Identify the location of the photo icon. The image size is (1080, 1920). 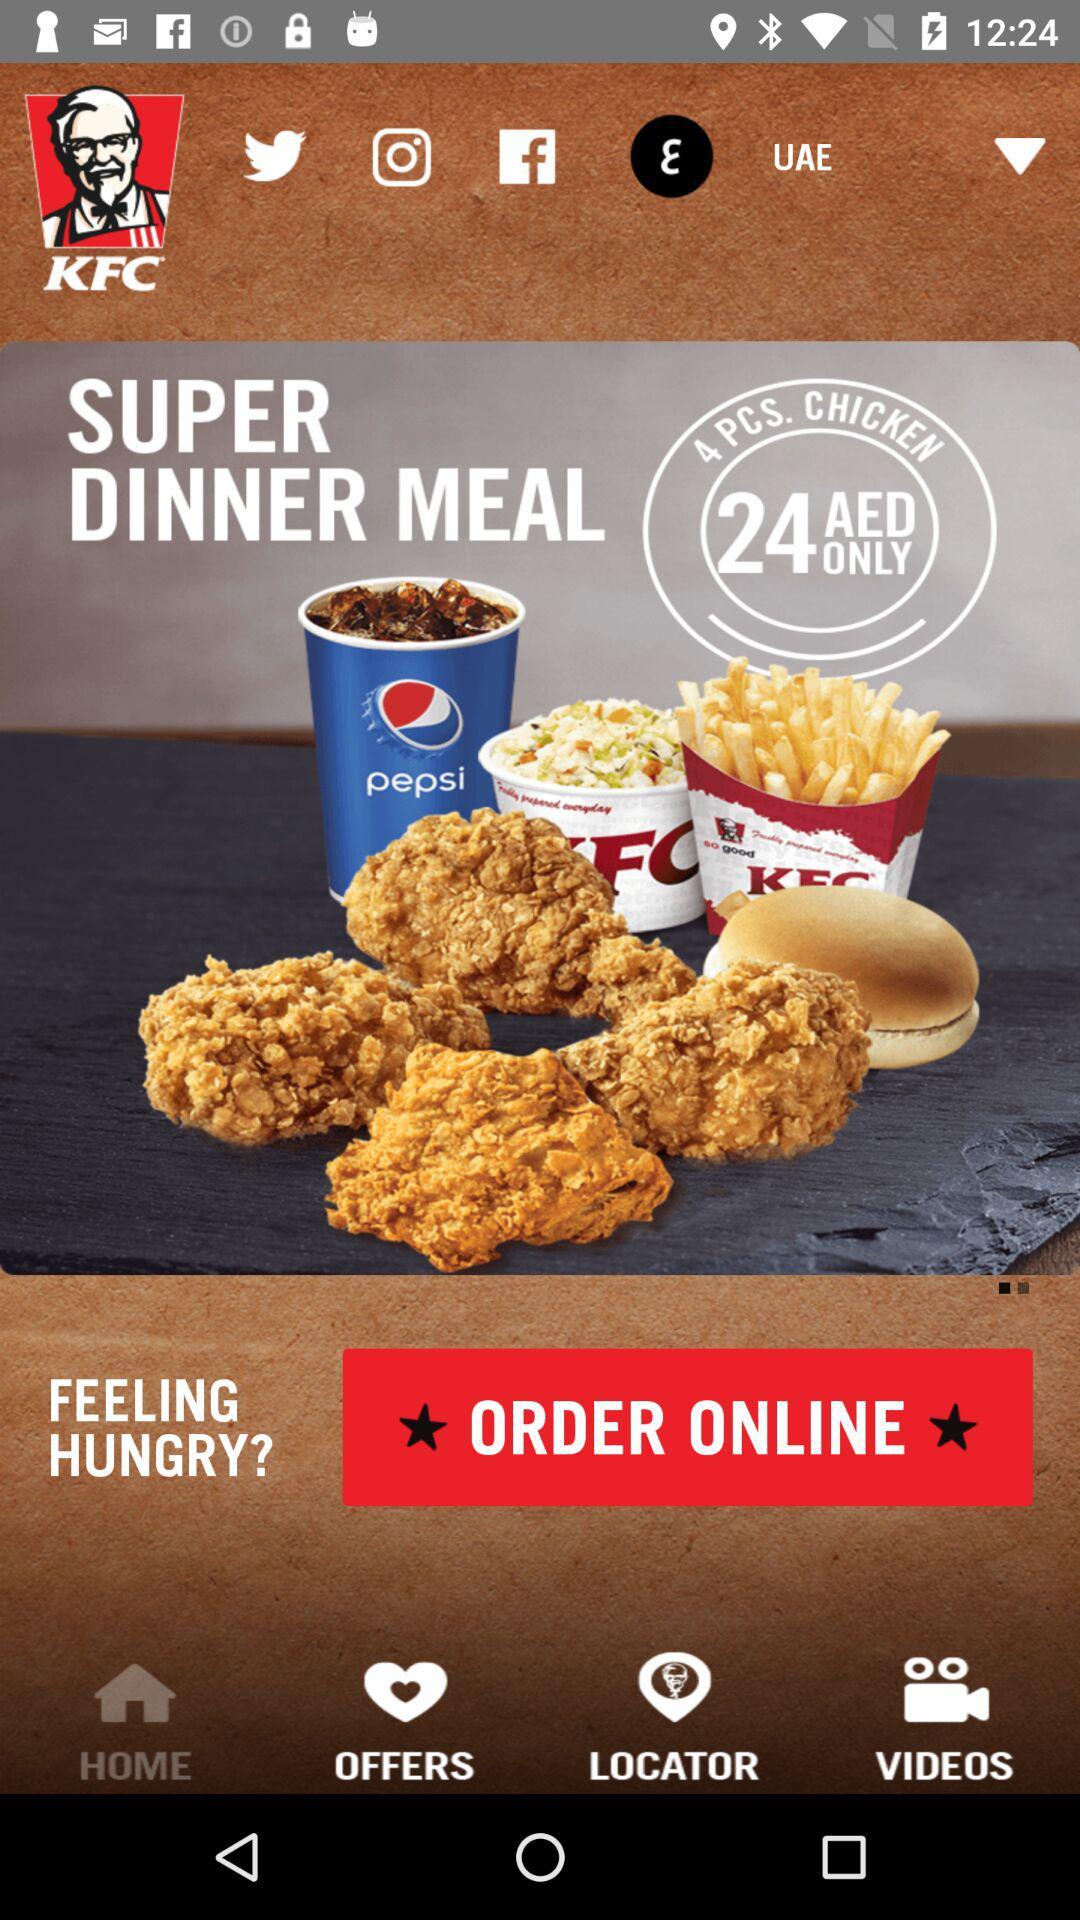
(400, 155).